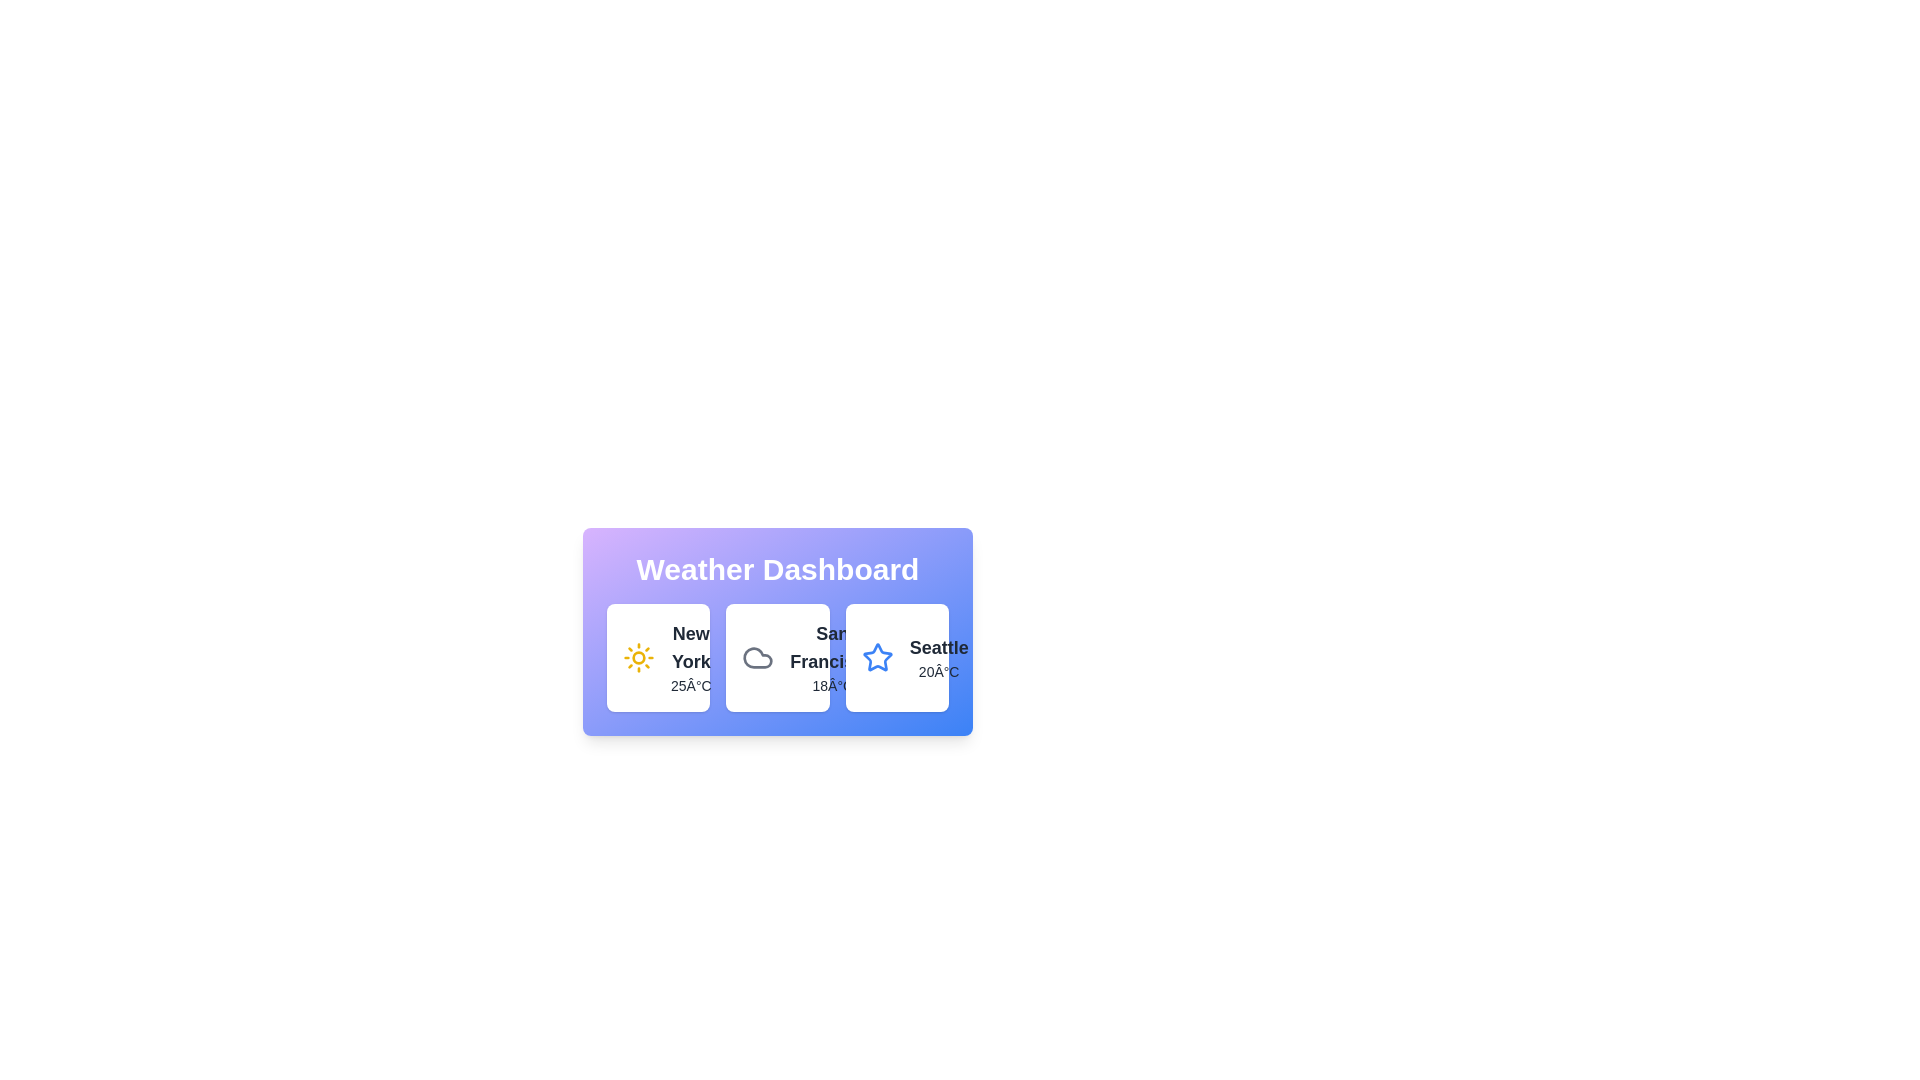  Describe the element at coordinates (832, 658) in the screenshot. I see `the weather card displaying the city name 'San Francisco' and temperature '18°C', which is the third card in the row of weather cards on the dashboard` at that location.